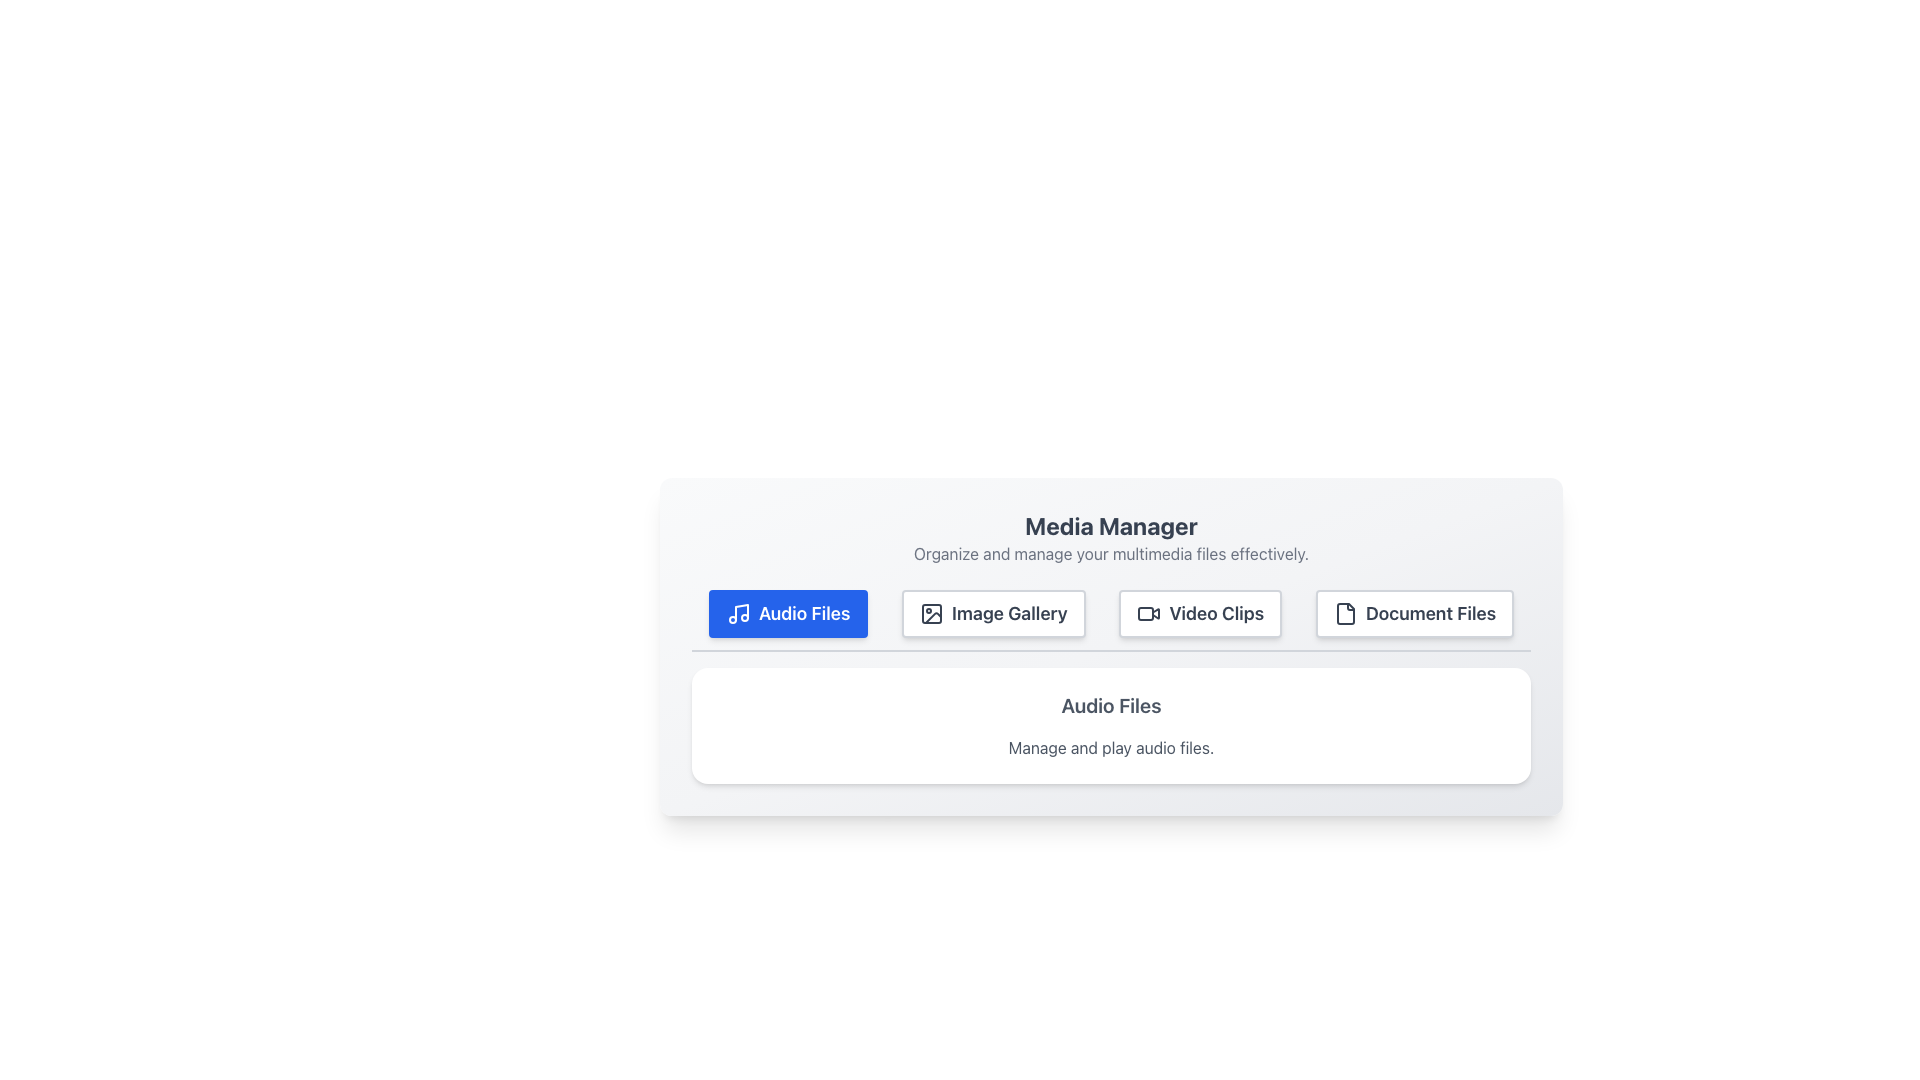 The image size is (1920, 1080). I want to click on the document icon located within the 'Document Files' button in the top-right corner of the toolbar, so click(1345, 612).